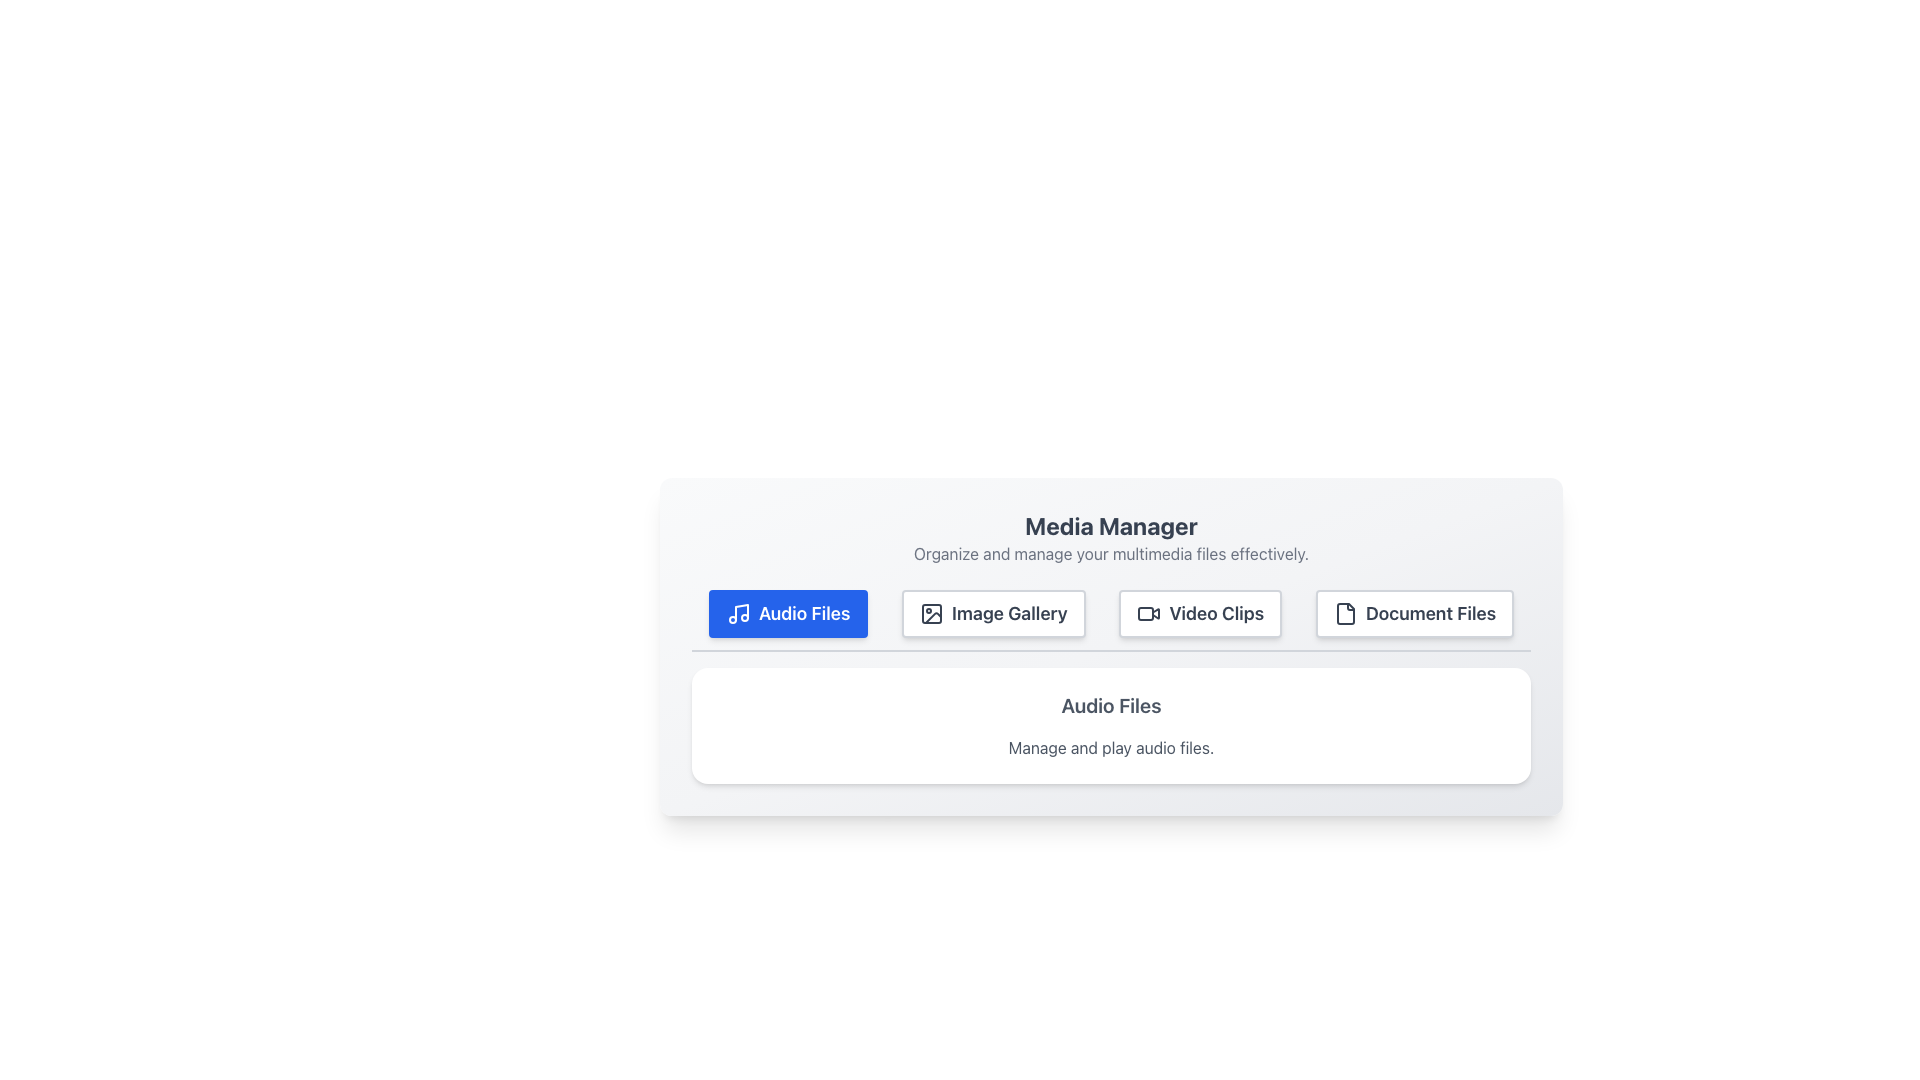 The image size is (1920, 1080). I want to click on the document icon located within the 'Document Files' button in the top-right corner of the toolbar, so click(1345, 612).